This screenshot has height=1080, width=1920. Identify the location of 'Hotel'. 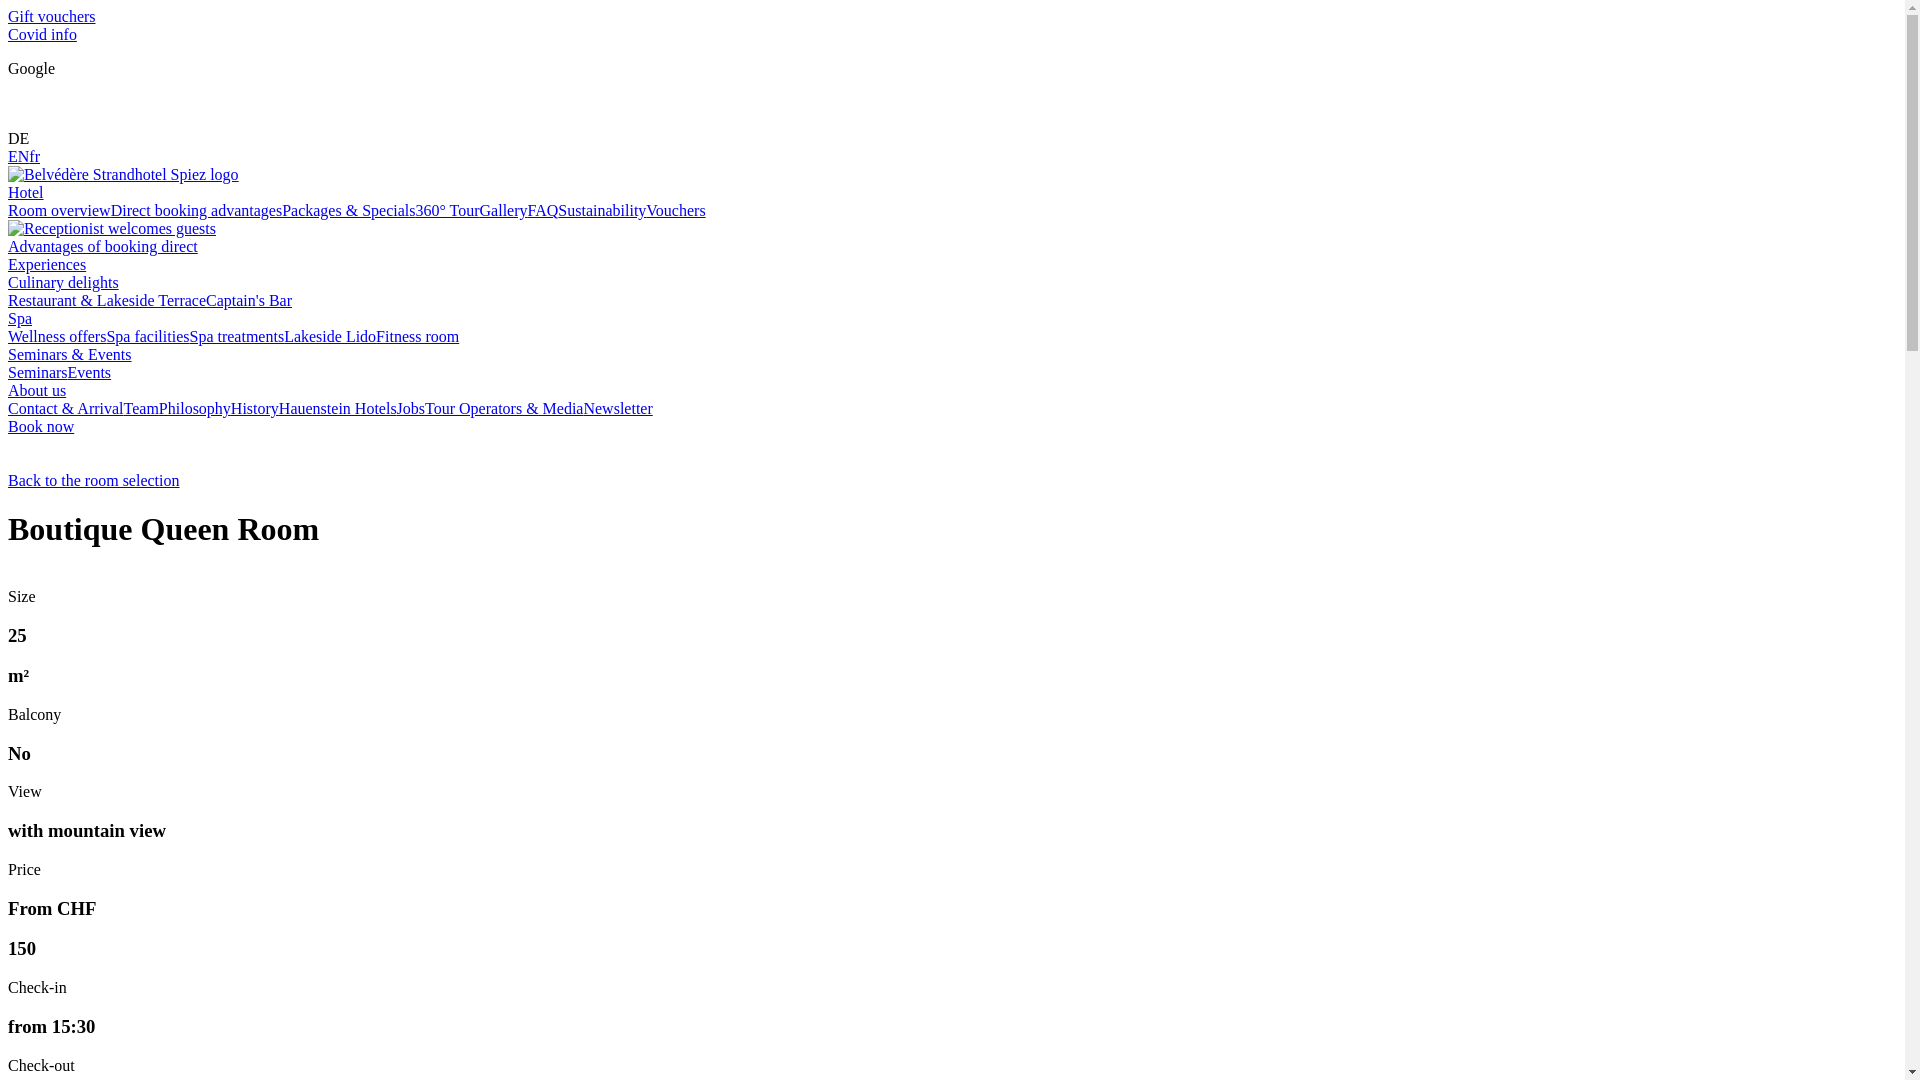
(951, 192).